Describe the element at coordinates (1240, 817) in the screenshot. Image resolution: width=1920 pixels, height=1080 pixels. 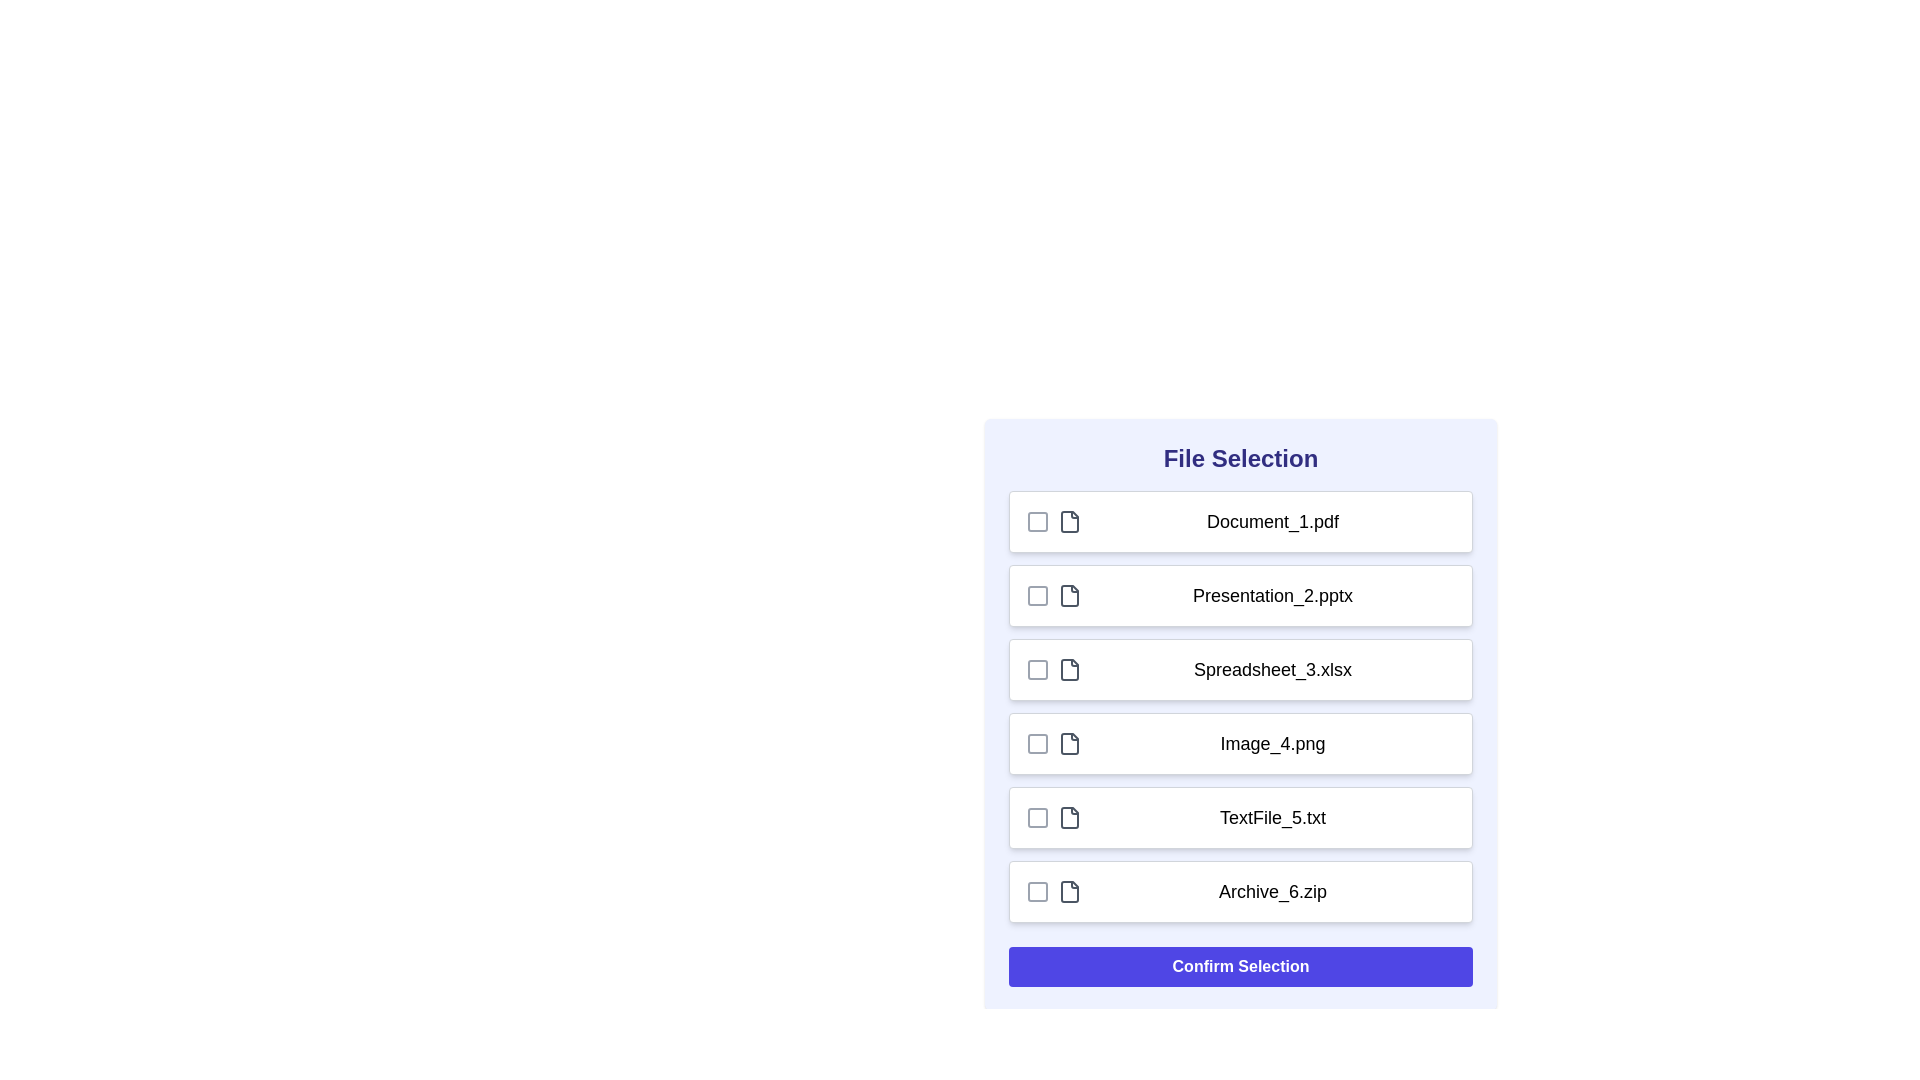
I see `the file row corresponding to TextFile_5.txt` at that location.